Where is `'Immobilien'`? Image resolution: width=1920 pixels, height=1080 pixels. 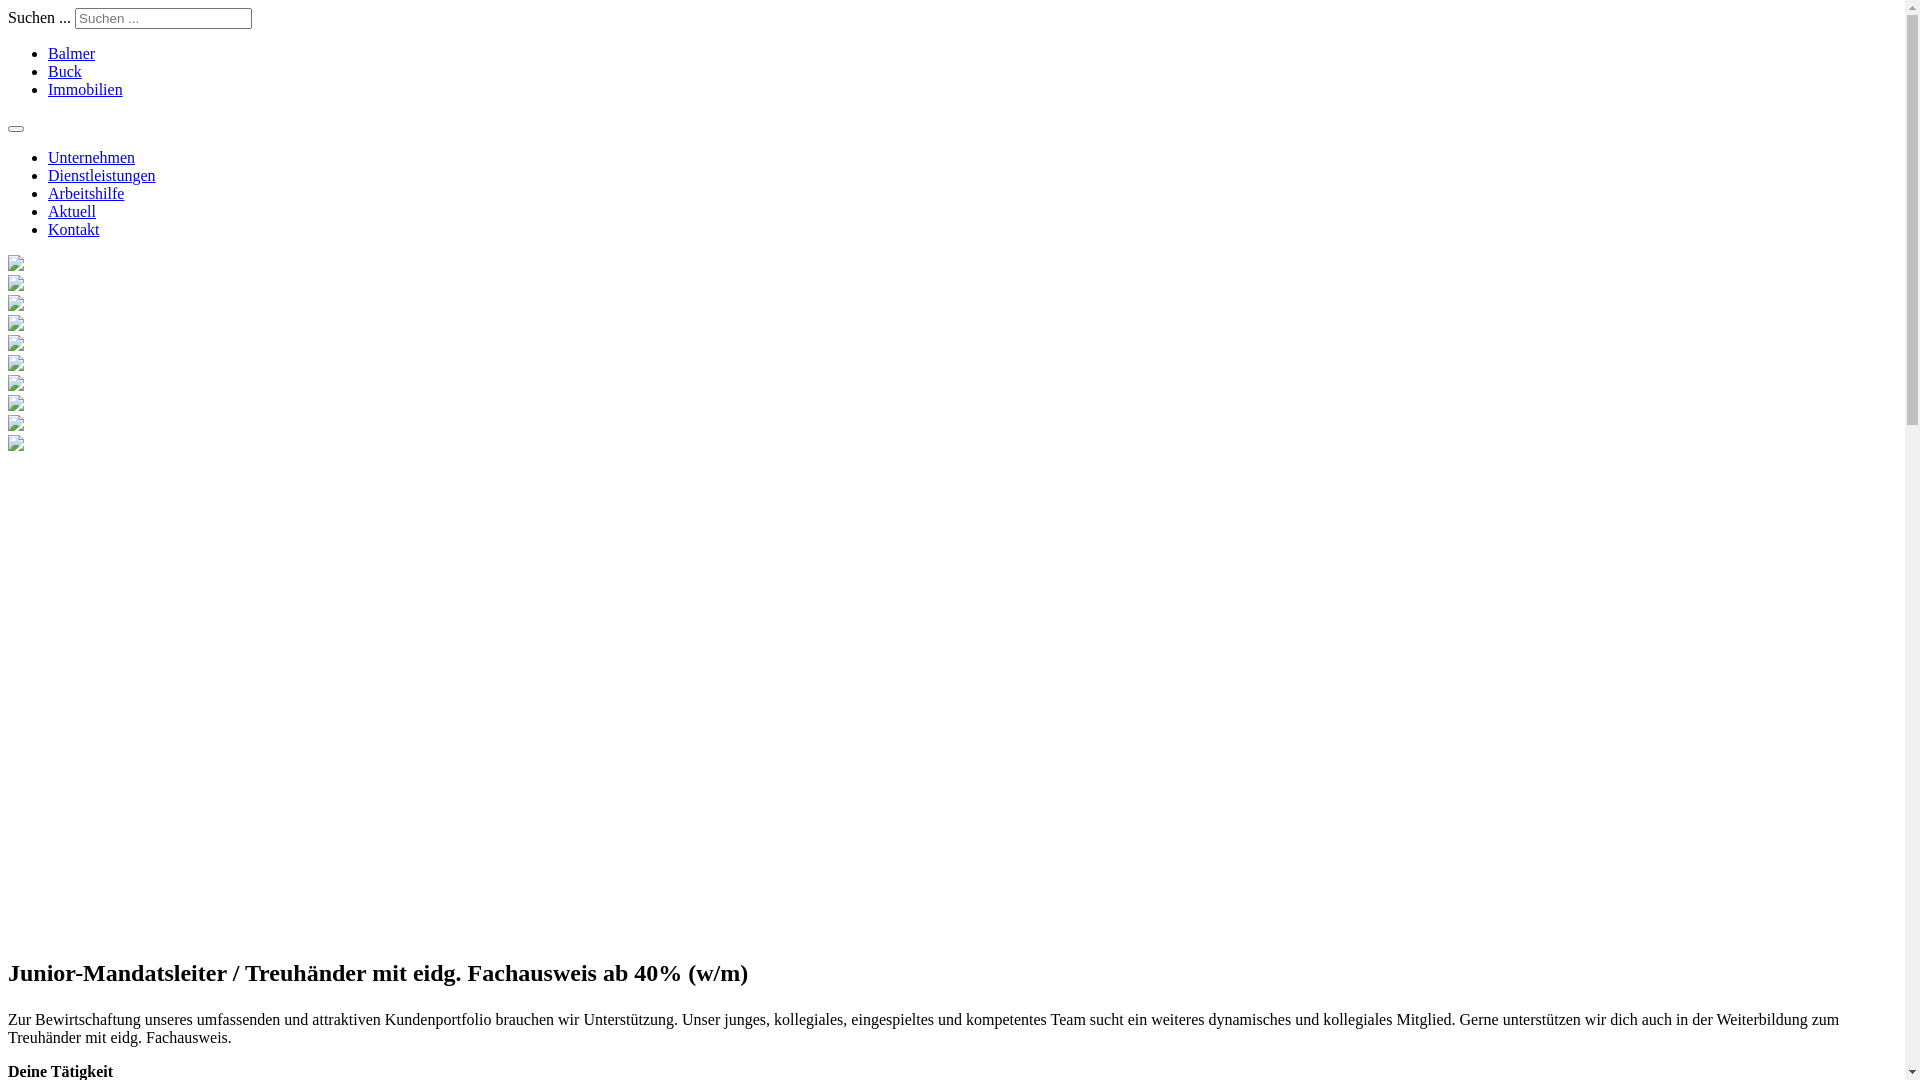
'Immobilien' is located at coordinates (84, 88).